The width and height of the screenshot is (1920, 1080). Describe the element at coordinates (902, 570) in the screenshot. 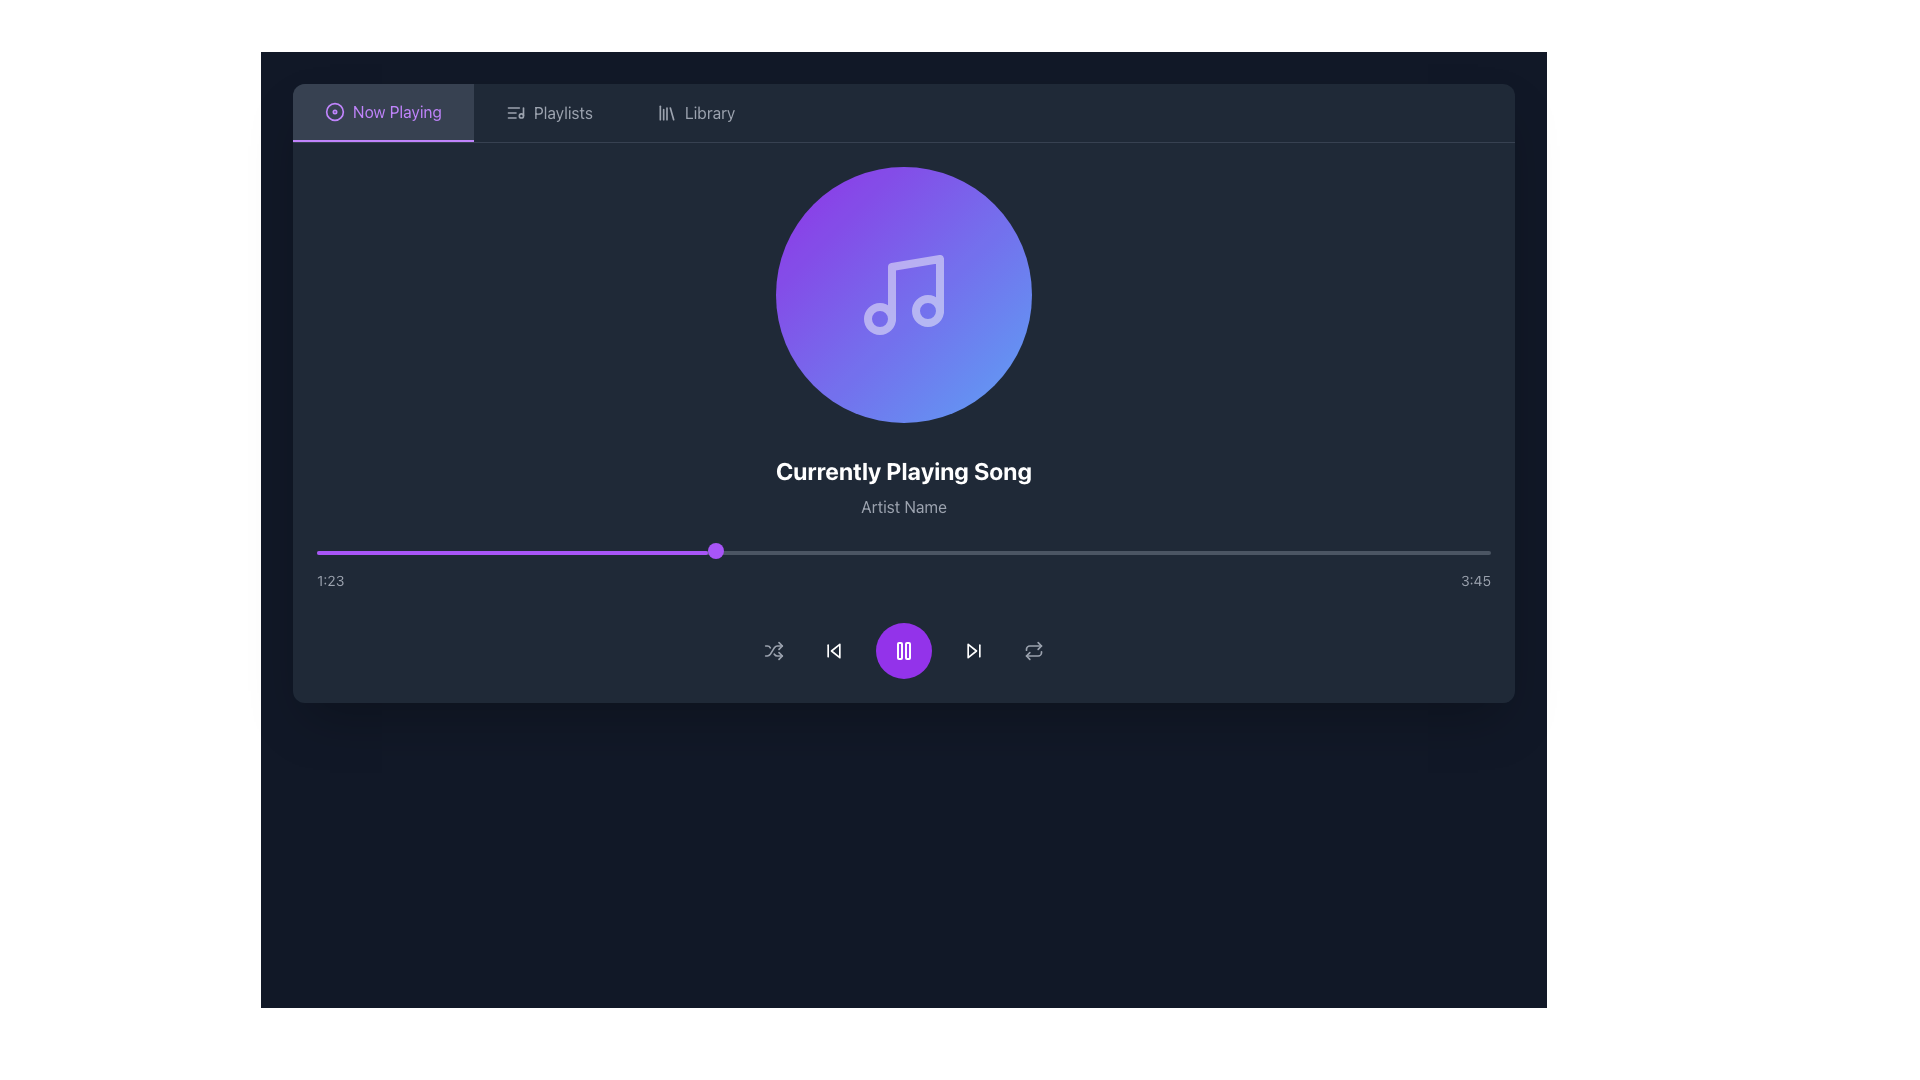

I see `the progress bar located at the bottom of the media player interface to seek to a specific time point in the playback` at that location.